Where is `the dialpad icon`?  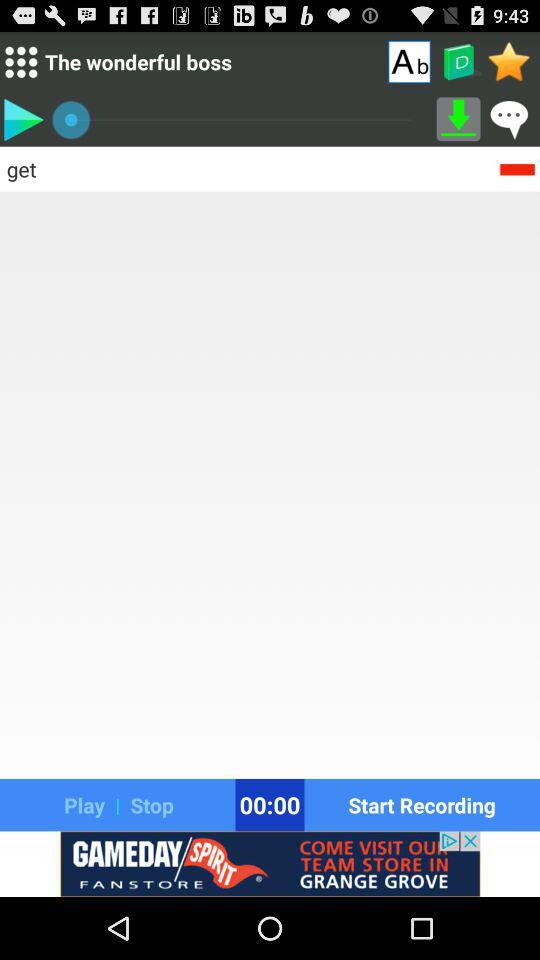 the dialpad icon is located at coordinates (20, 66).